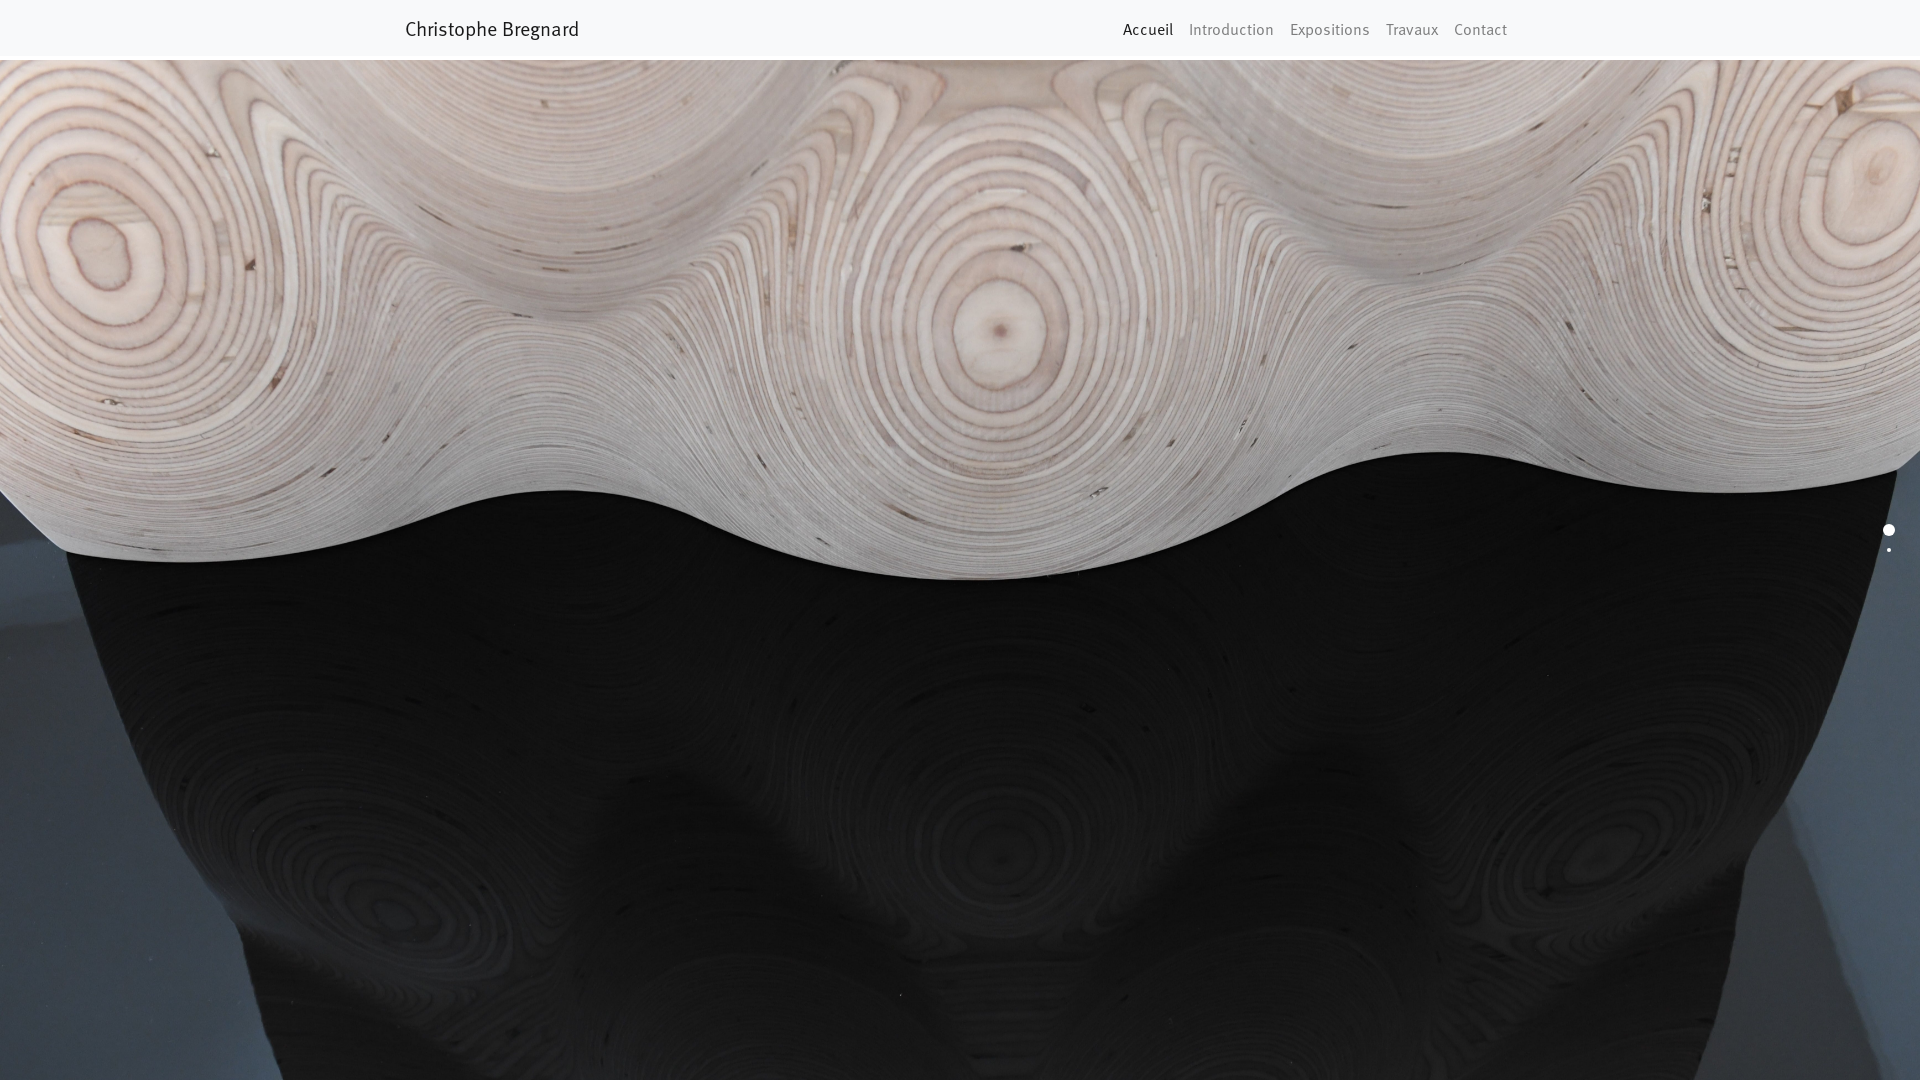 The height and width of the screenshot is (1080, 1920). Describe the element at coordinates (1329, 27) in the screenshot. I see `'Expositions'` at that location.